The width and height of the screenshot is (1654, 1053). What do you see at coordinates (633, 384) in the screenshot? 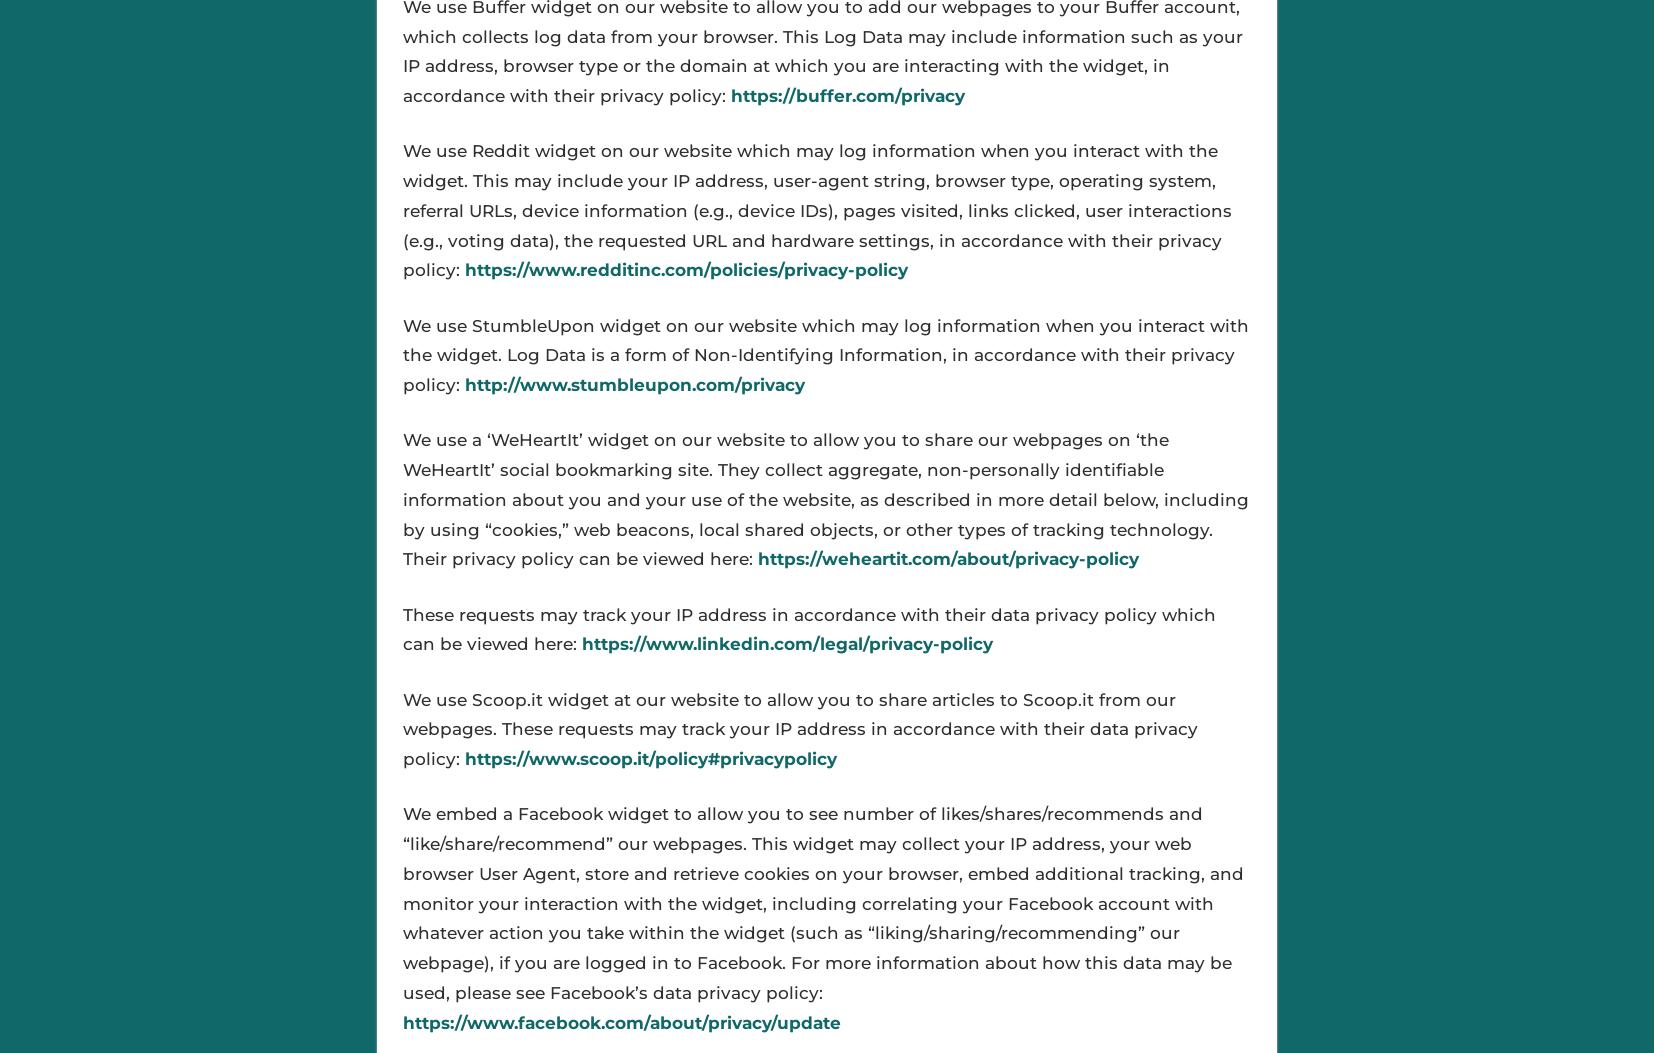
I see `'http://www.stumbleupon.com/privacy'` at bounding box center [633, 384].